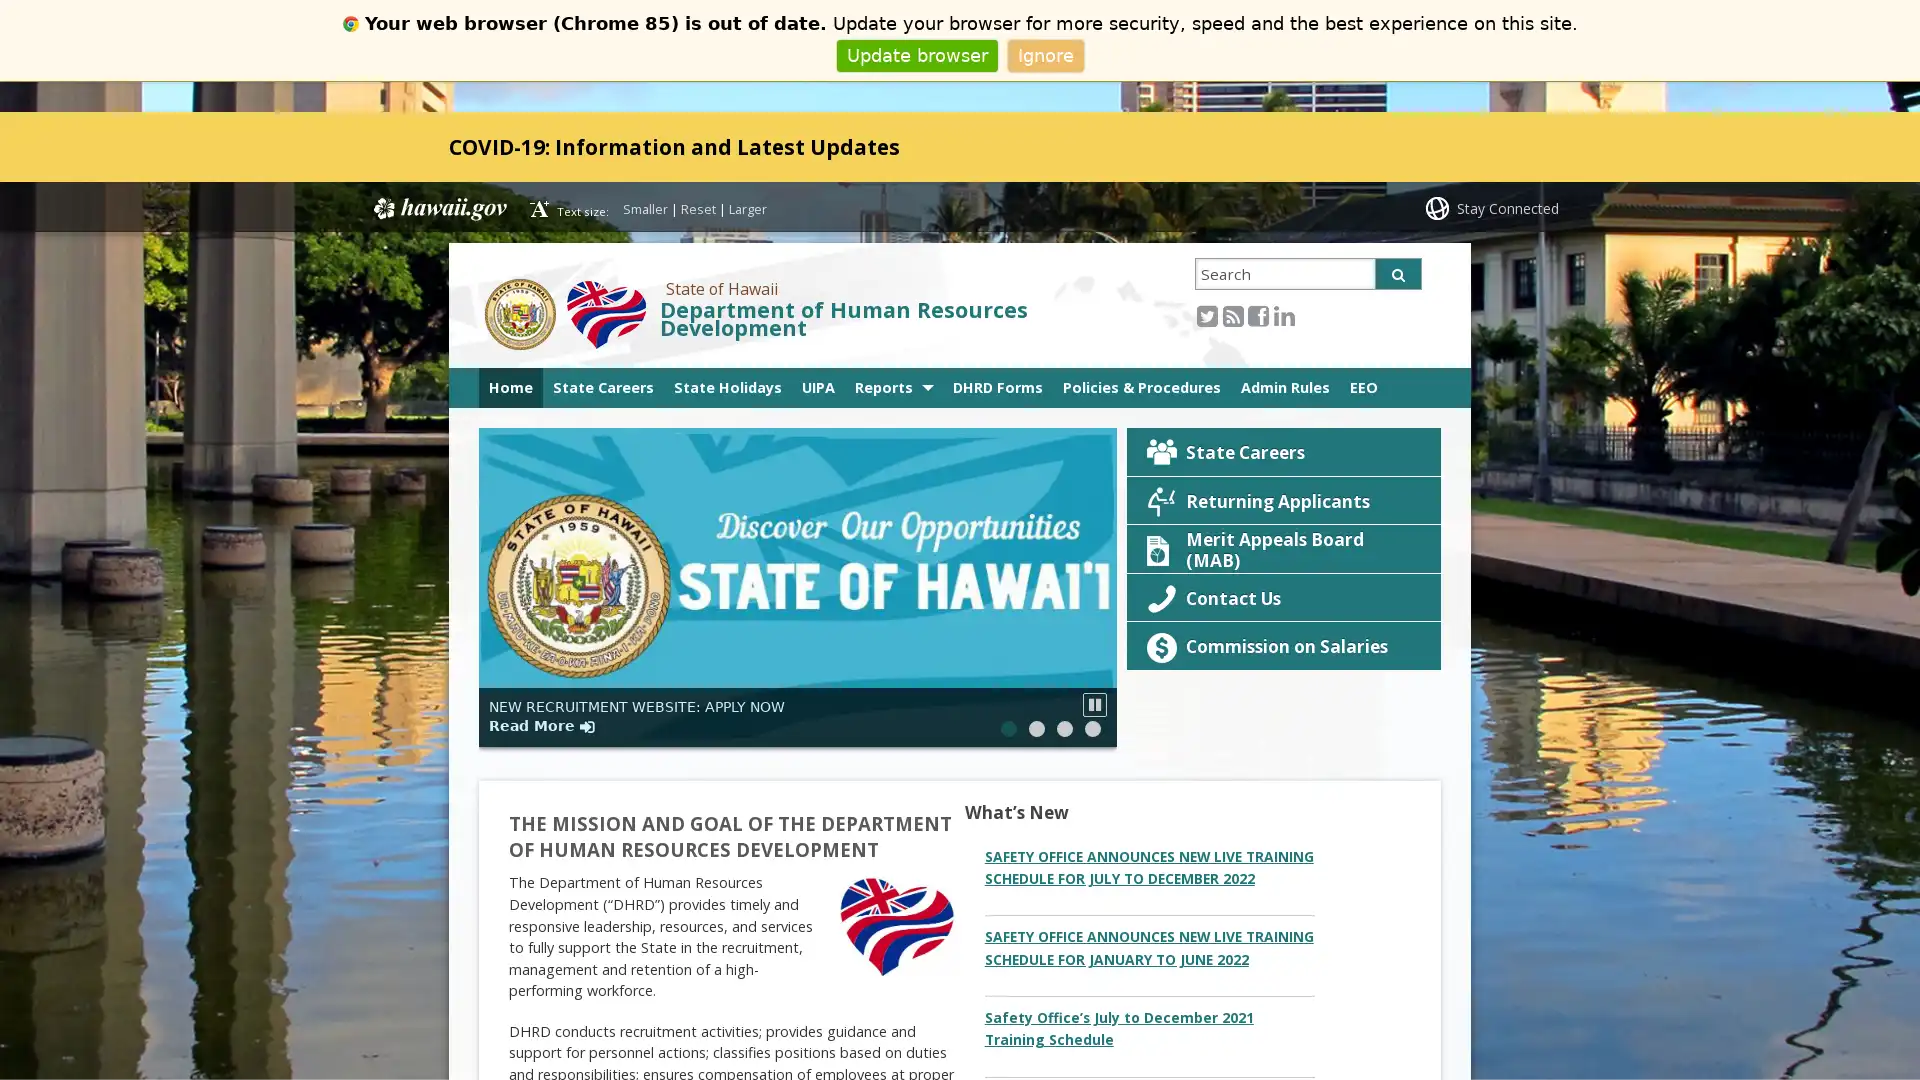 The height and width of the screenshot is (1080, 1920). Describe the element at coordinates (1397, 273) in the screenshot. I see `Search` at that location.